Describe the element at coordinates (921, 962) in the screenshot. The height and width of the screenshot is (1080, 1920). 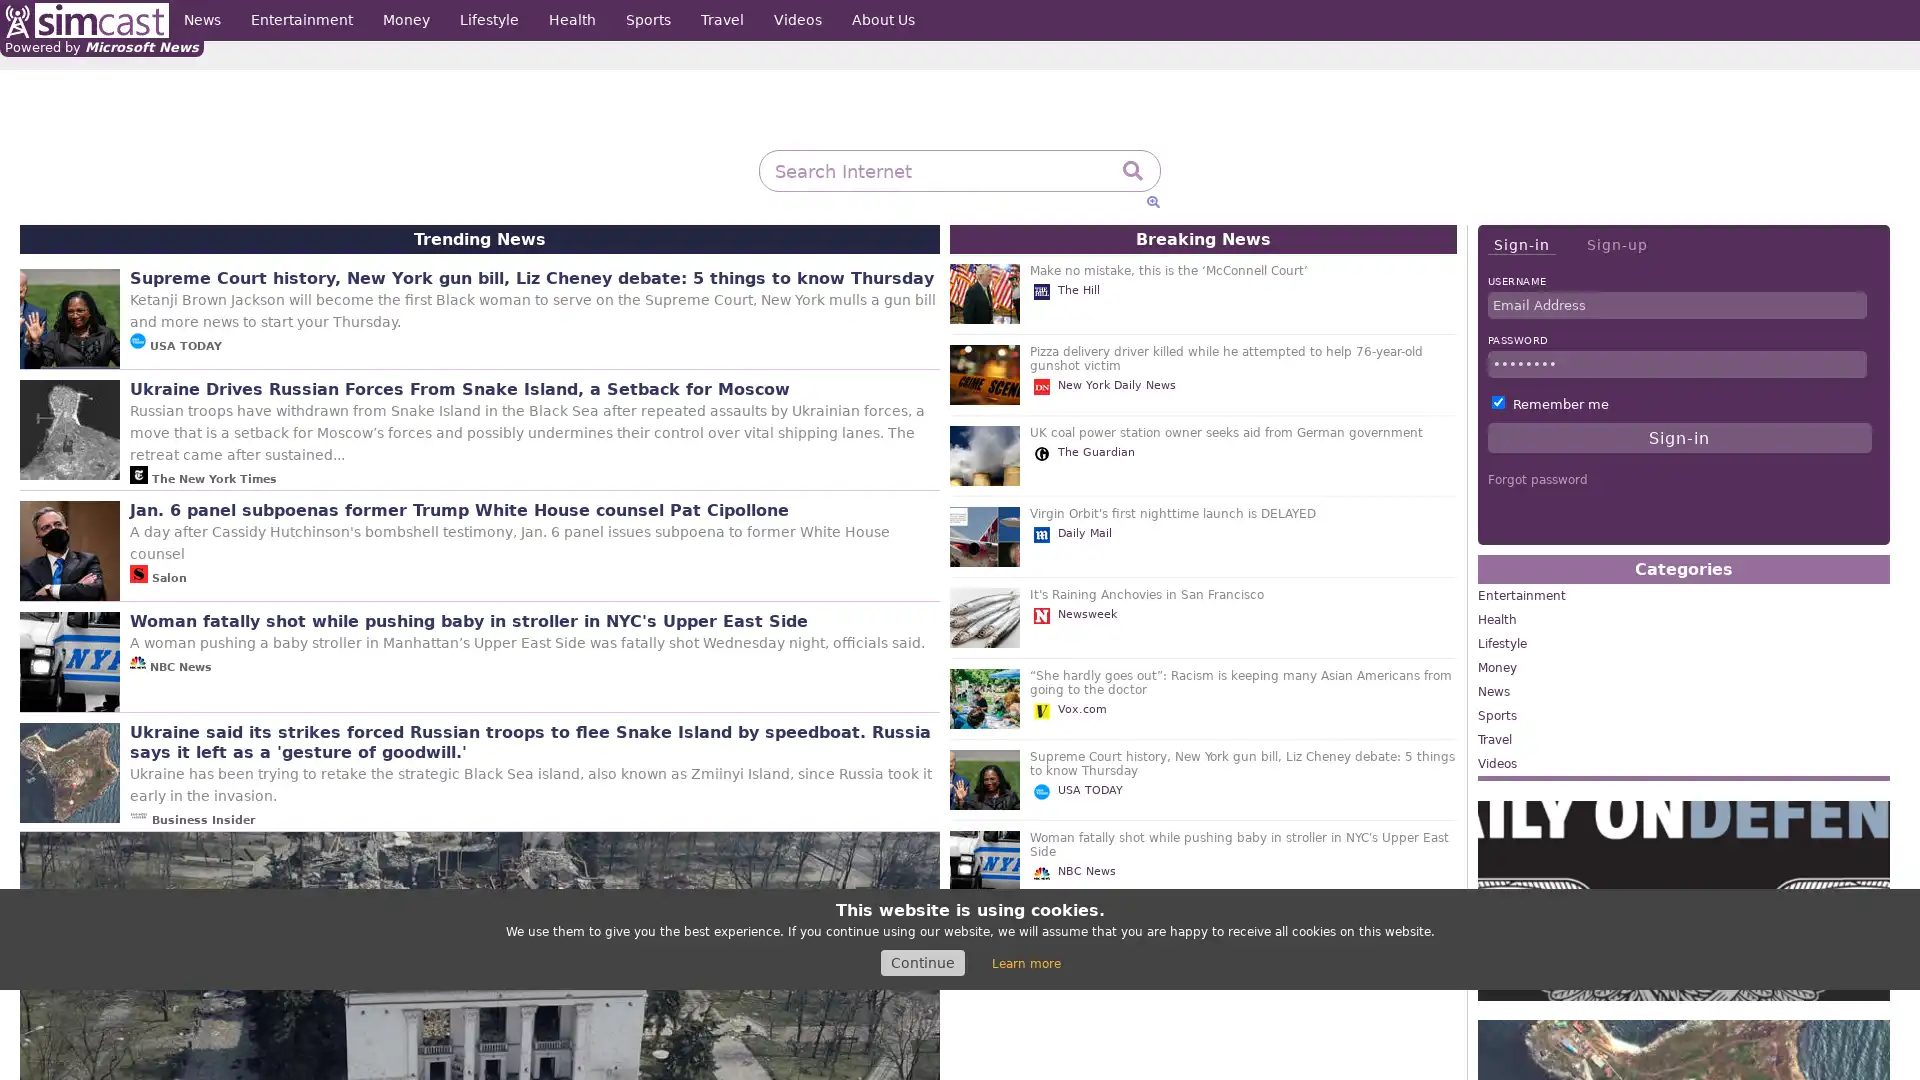
I see `Continue` at that location.